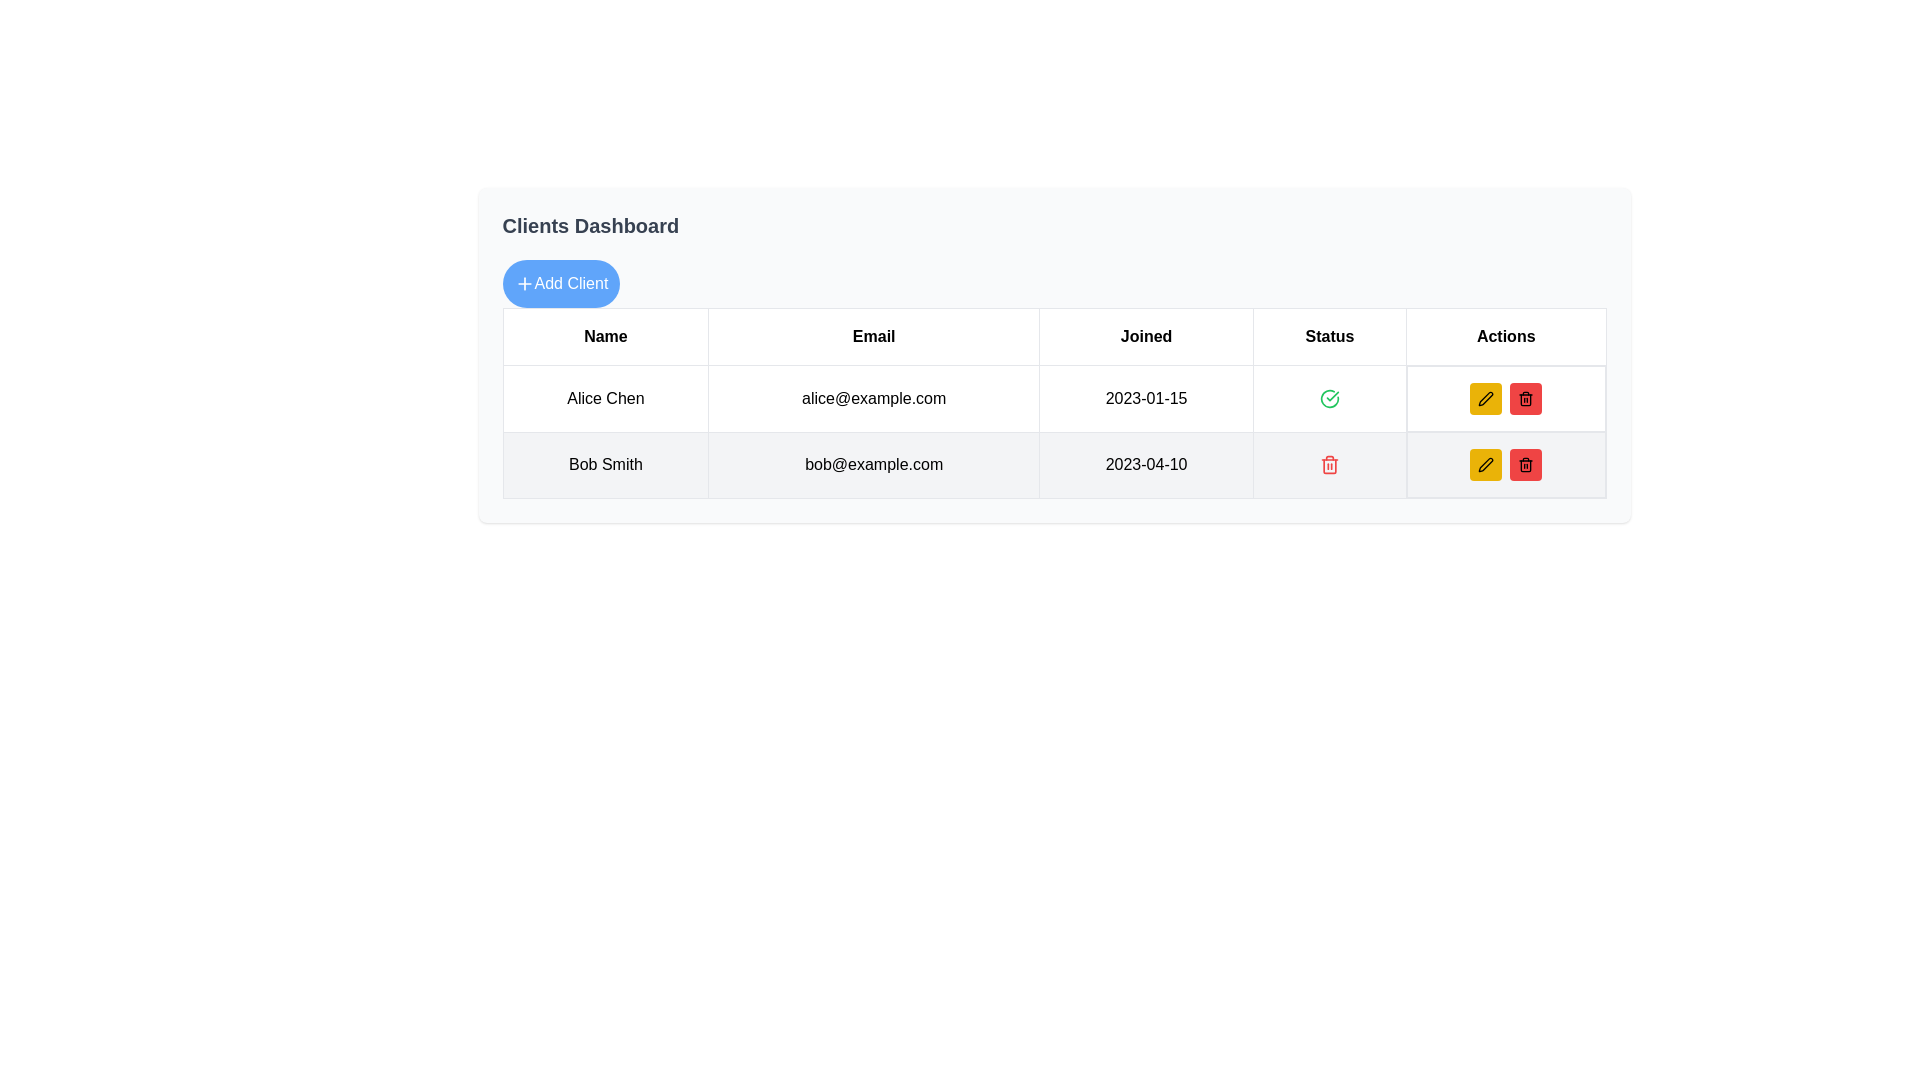  I want to click on the red trash can delete button located in the 'Actions' column of the second row in the table, so click(1329, 465).